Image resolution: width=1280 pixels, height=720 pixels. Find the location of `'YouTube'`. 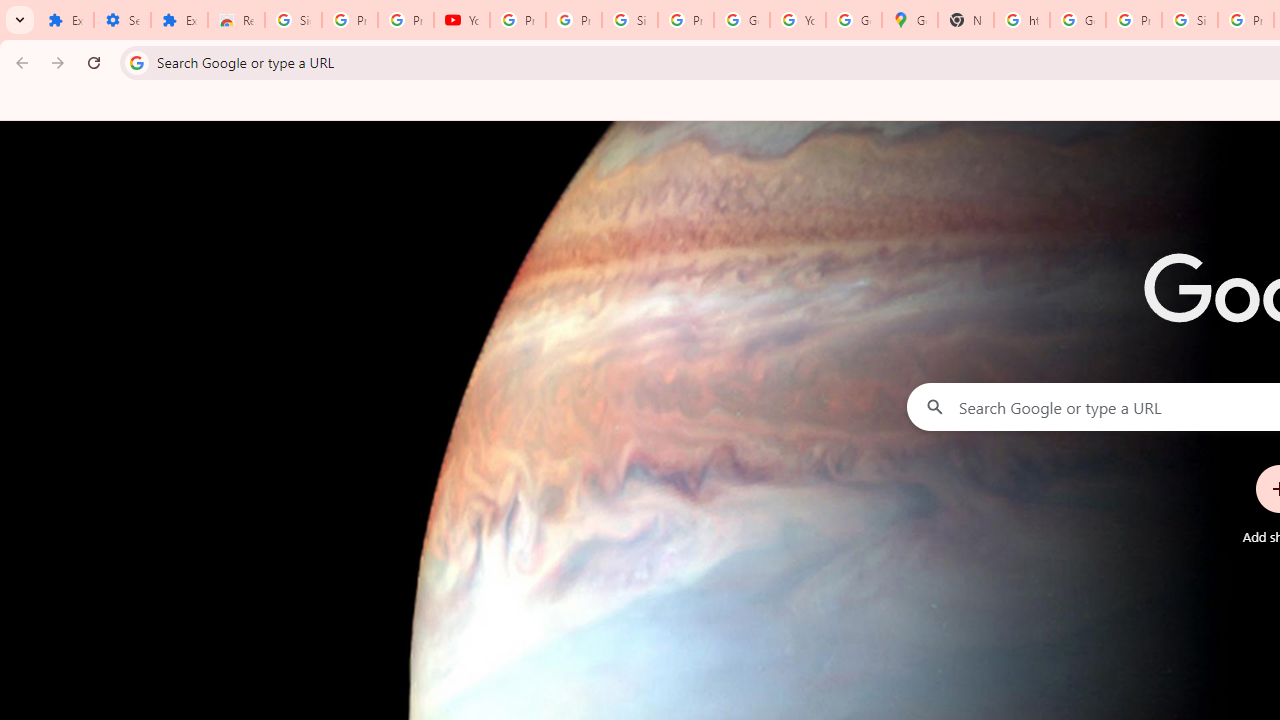

'YouTube' is located at coordinates (797, 20).